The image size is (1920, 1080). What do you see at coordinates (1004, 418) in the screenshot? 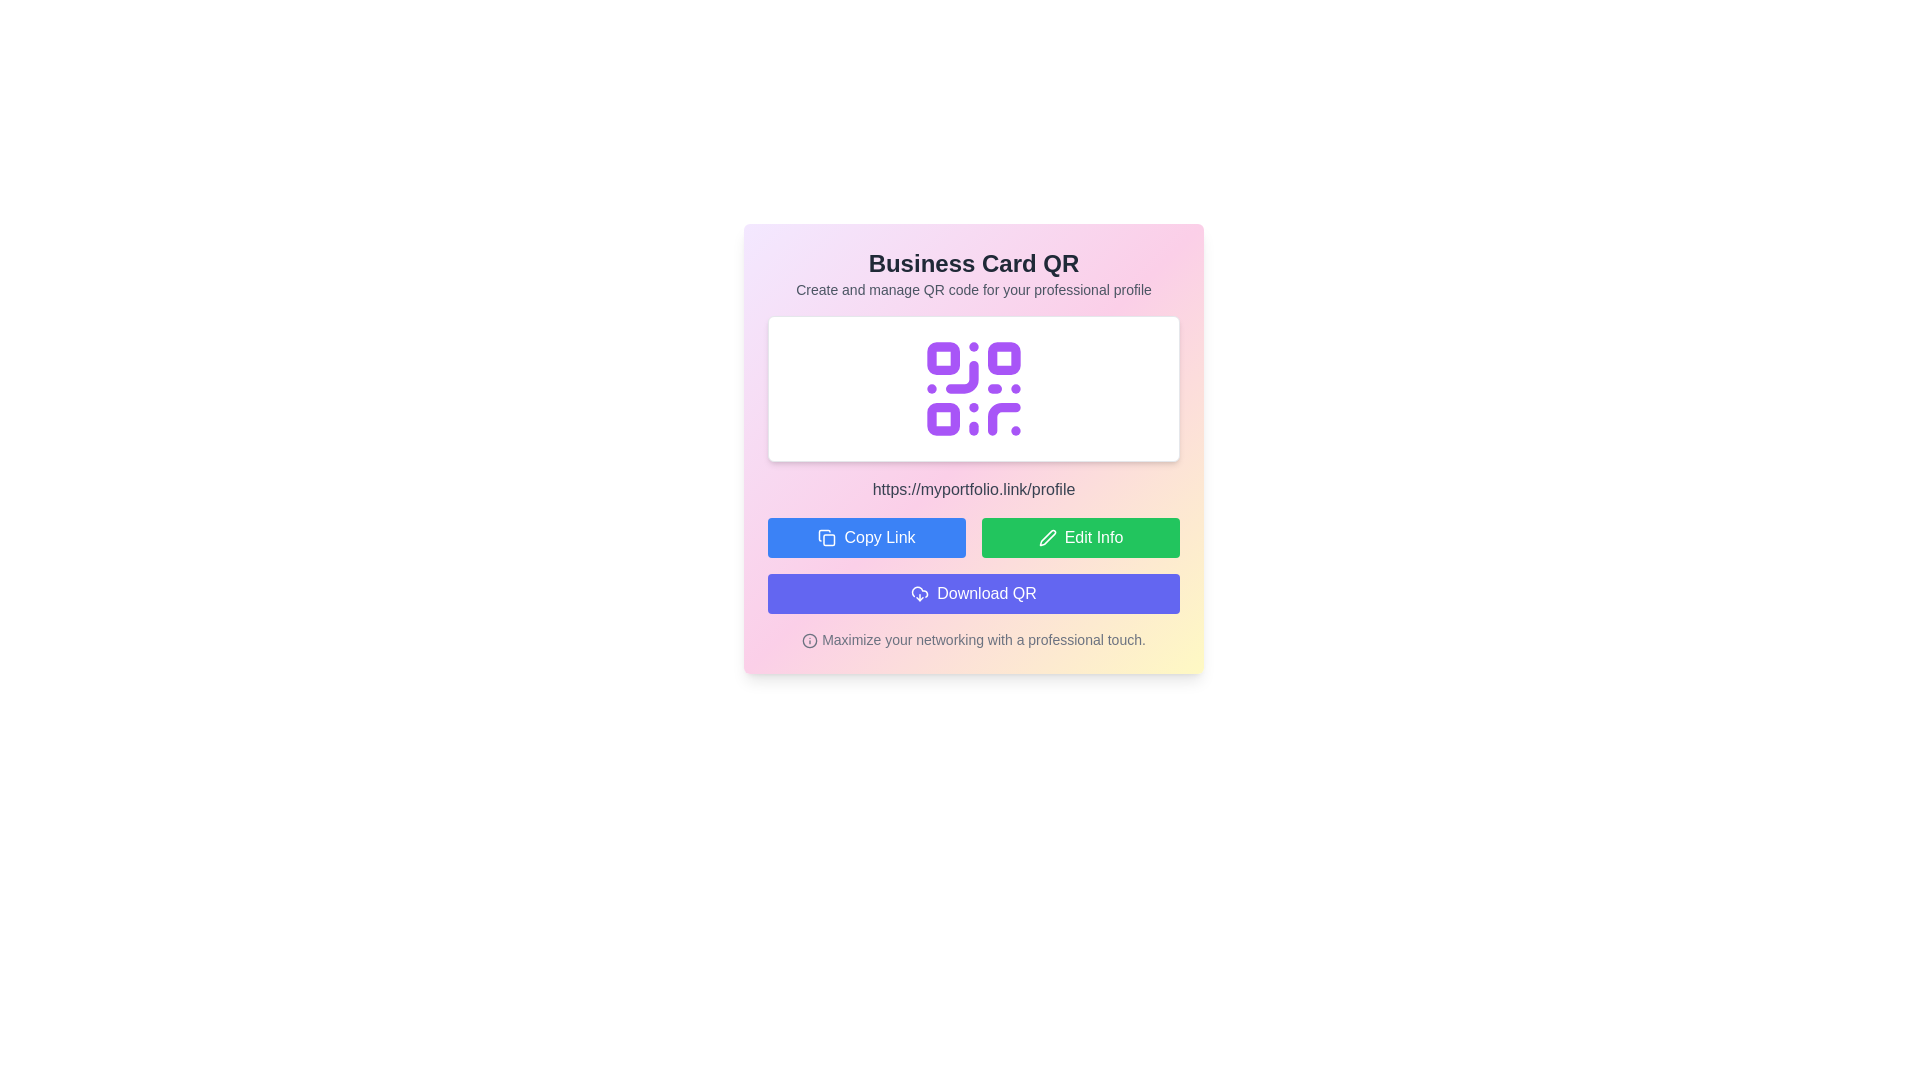
I see `the fourth segment of the purple line element within the QR Code graphic, located towards the right side and slightly lower than the center` at bounding box center [1004, 418].